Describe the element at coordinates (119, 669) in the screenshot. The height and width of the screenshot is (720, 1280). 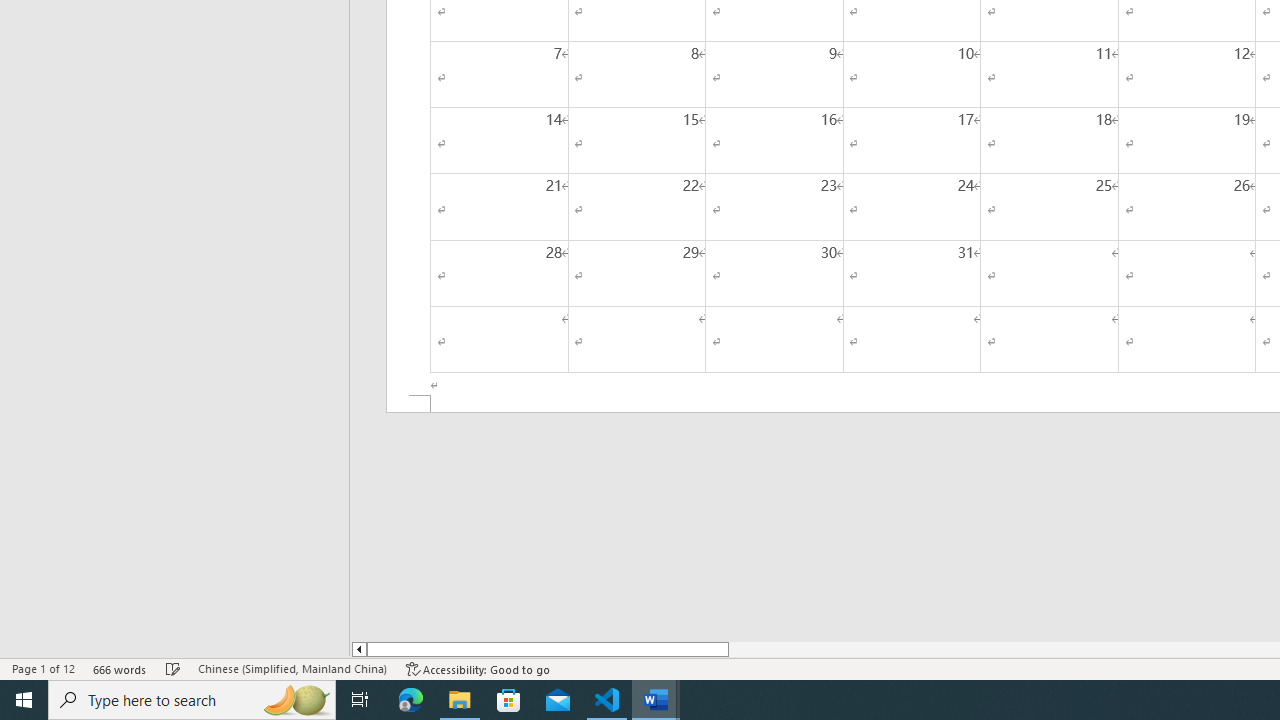
I see `'Word Count 666 words'` at that location.